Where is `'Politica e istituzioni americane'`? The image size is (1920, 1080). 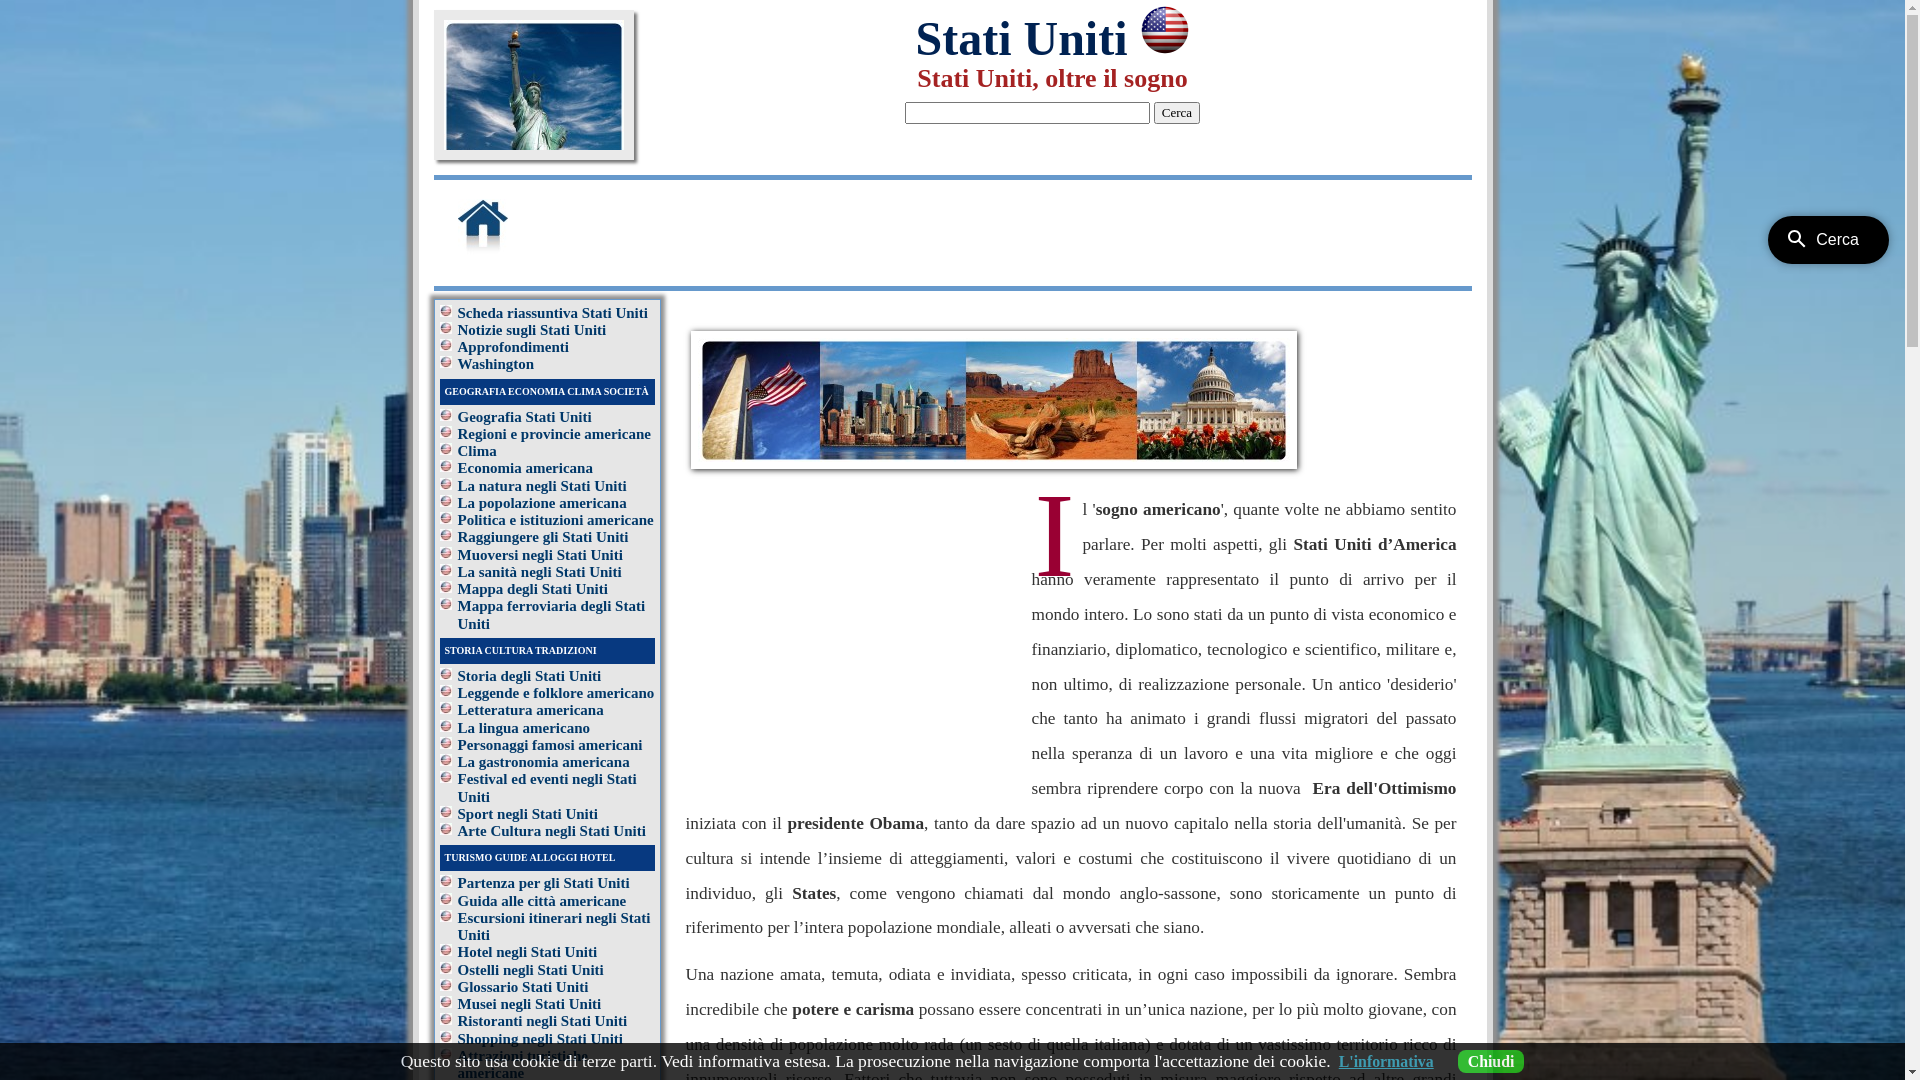
'Politica e istituzioni americane' is located at coordinates (556, 519).